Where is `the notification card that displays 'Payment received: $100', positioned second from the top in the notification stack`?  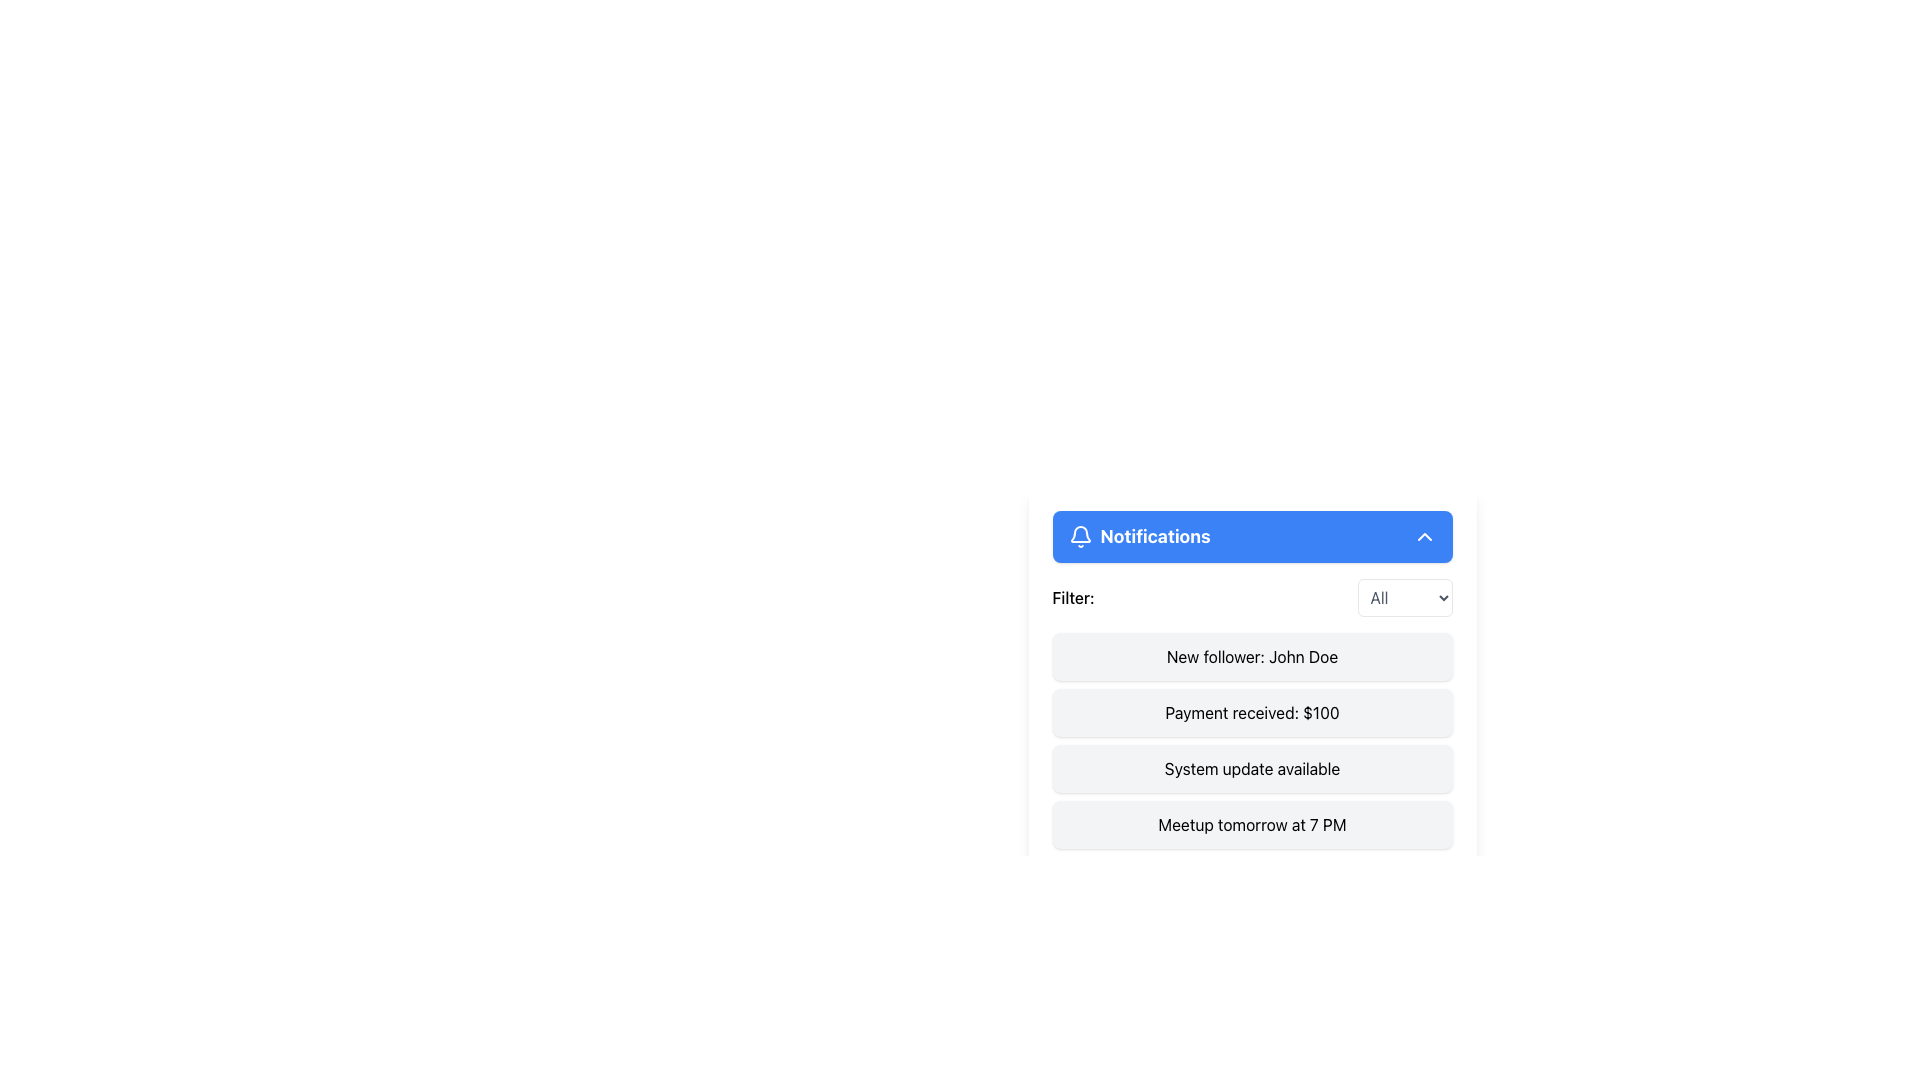
the notification card that displays 'Payment received: $100', positioned second from the top in the notification stack is located at coordinates (1251, 712).